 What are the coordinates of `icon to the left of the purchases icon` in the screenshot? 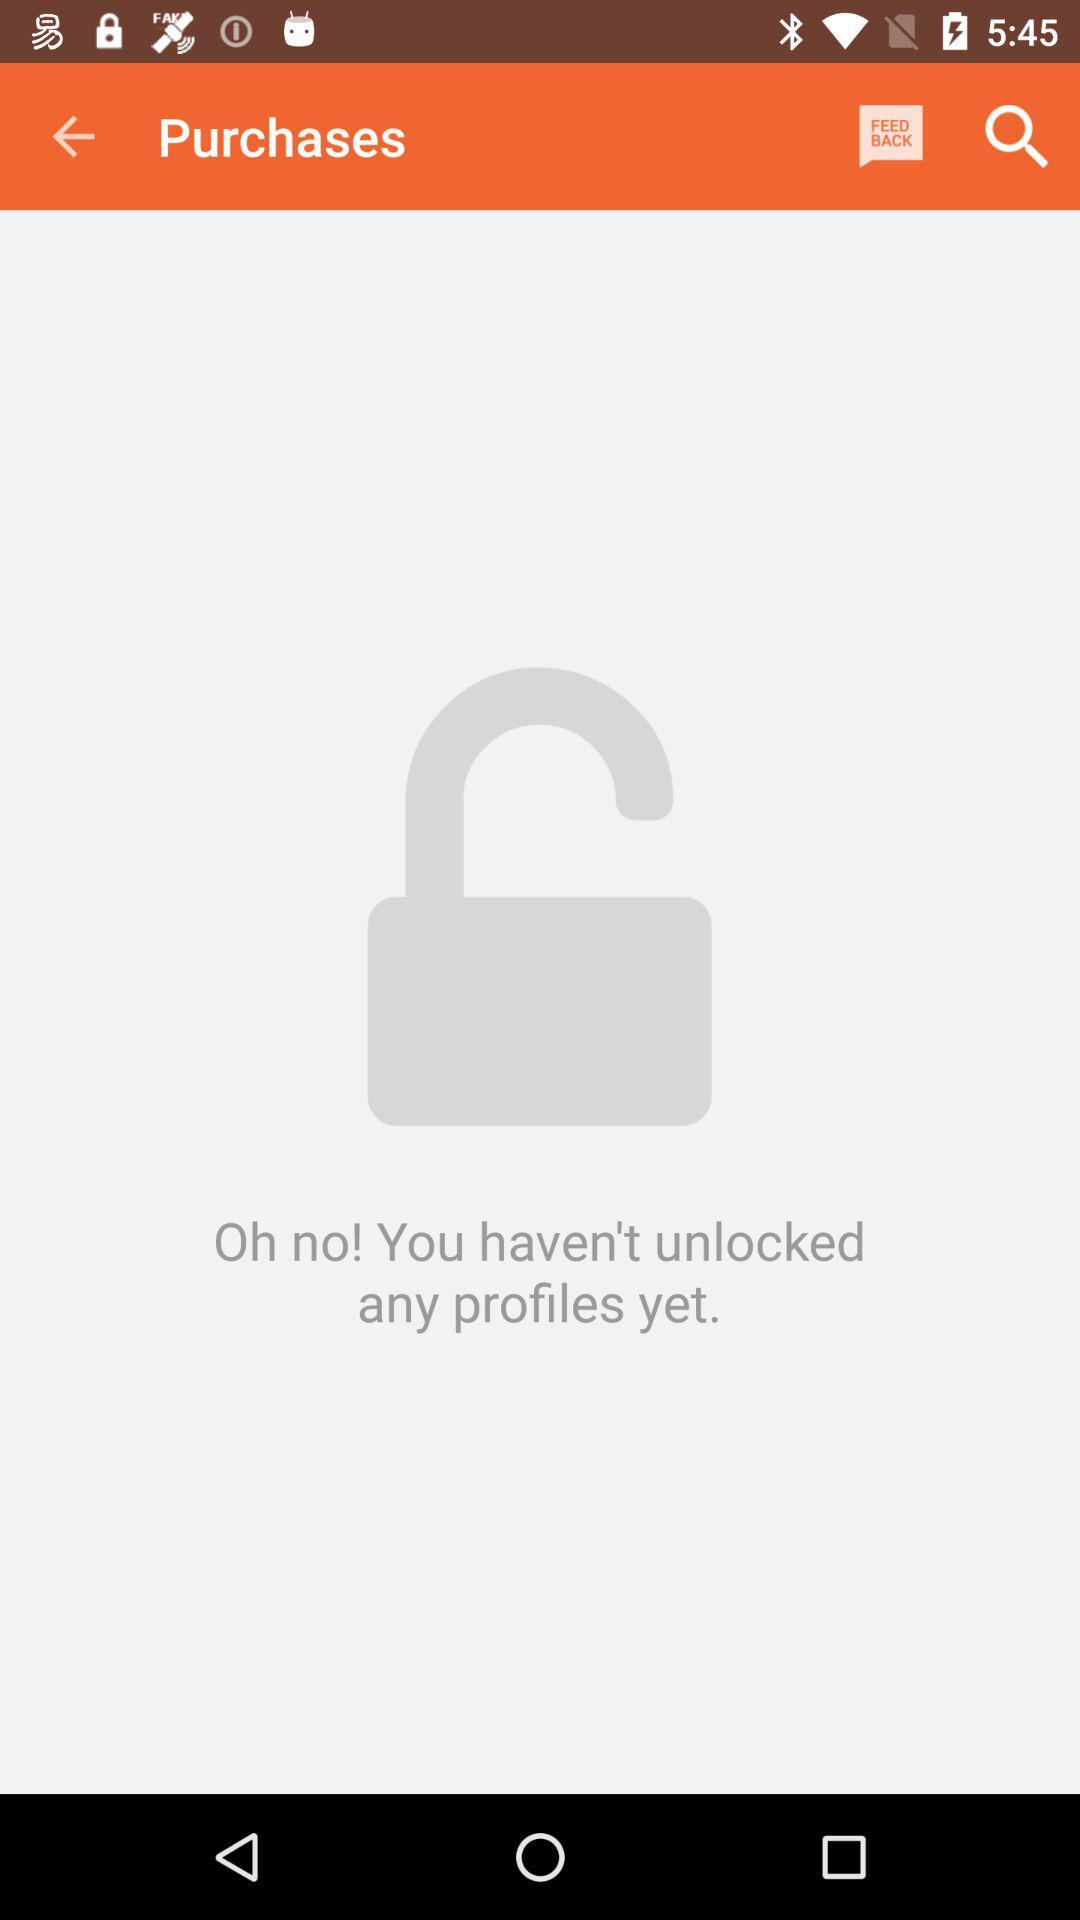 It's located at (72, 135).